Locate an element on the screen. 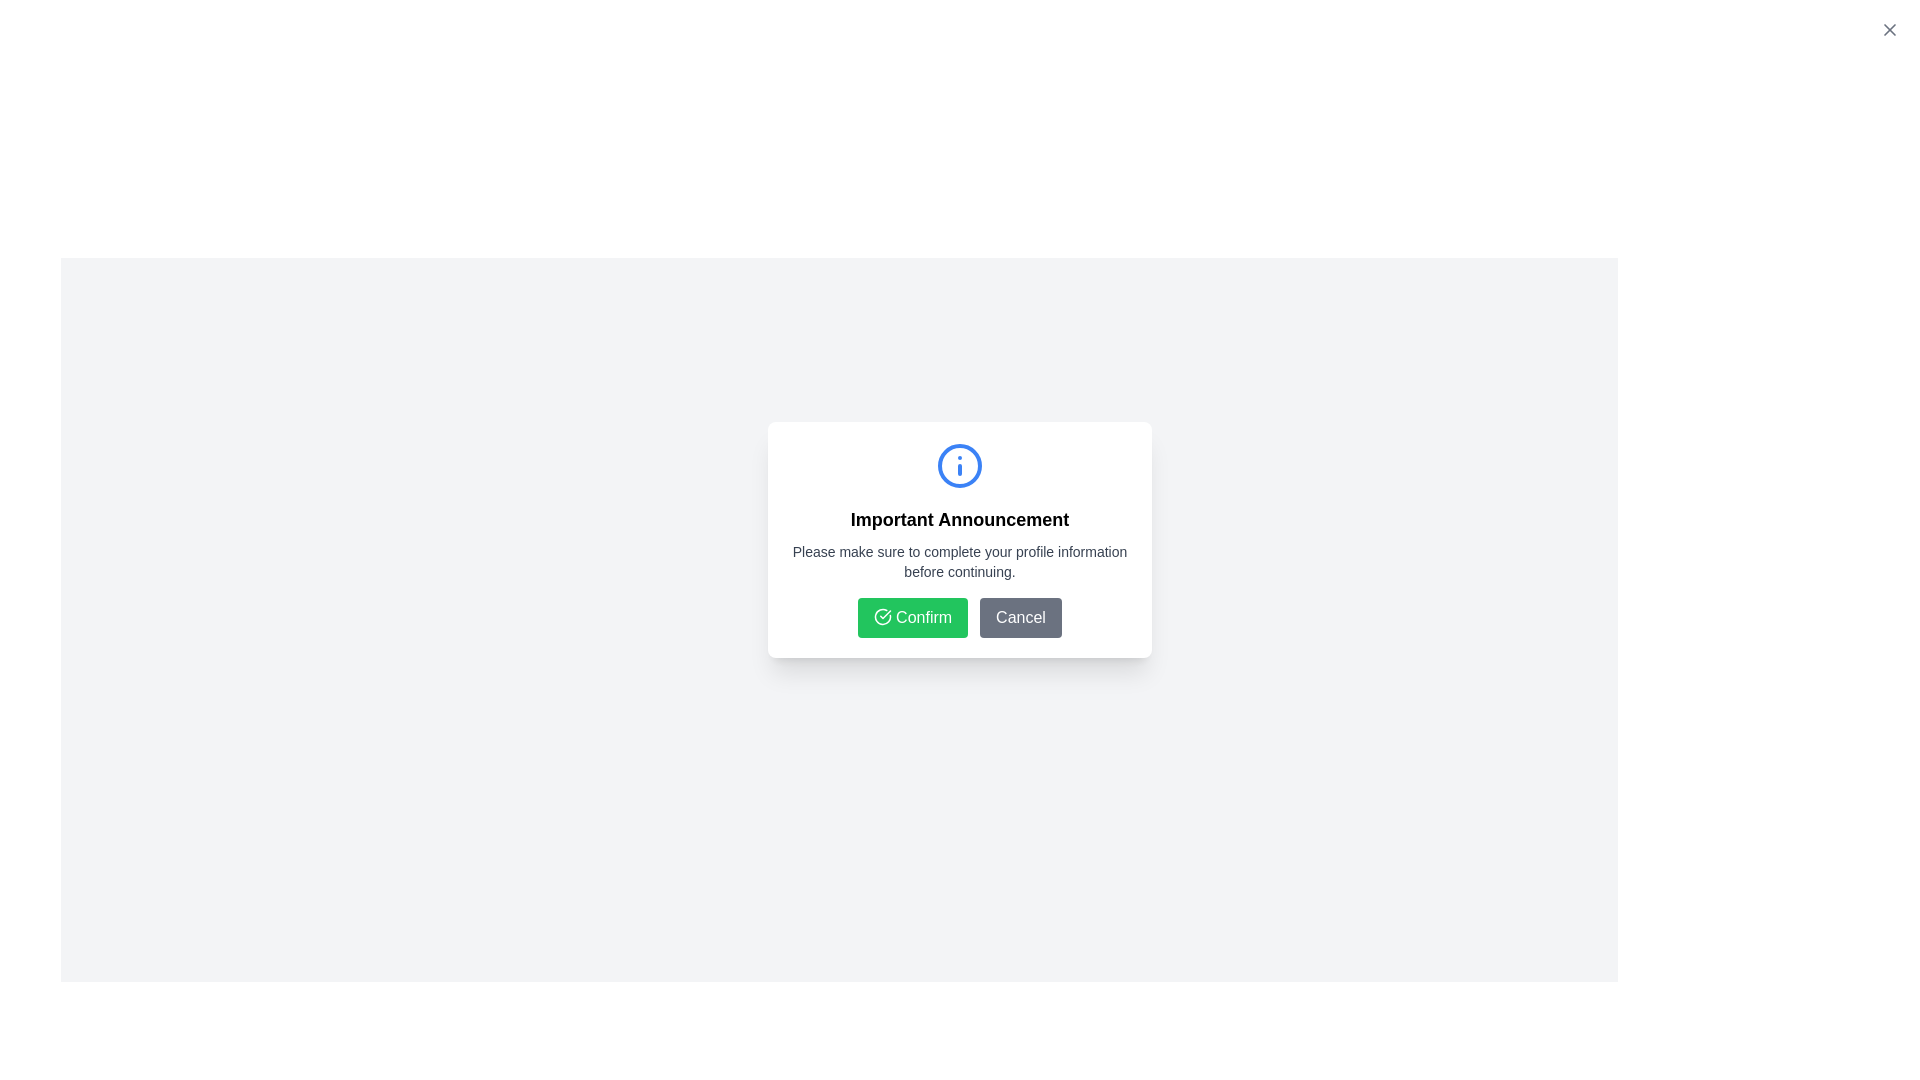  the 'Cancel' button which is a rectangular button with a gray background and white text, located at the bottom-center of the page is located at coordinates (1021, 616).